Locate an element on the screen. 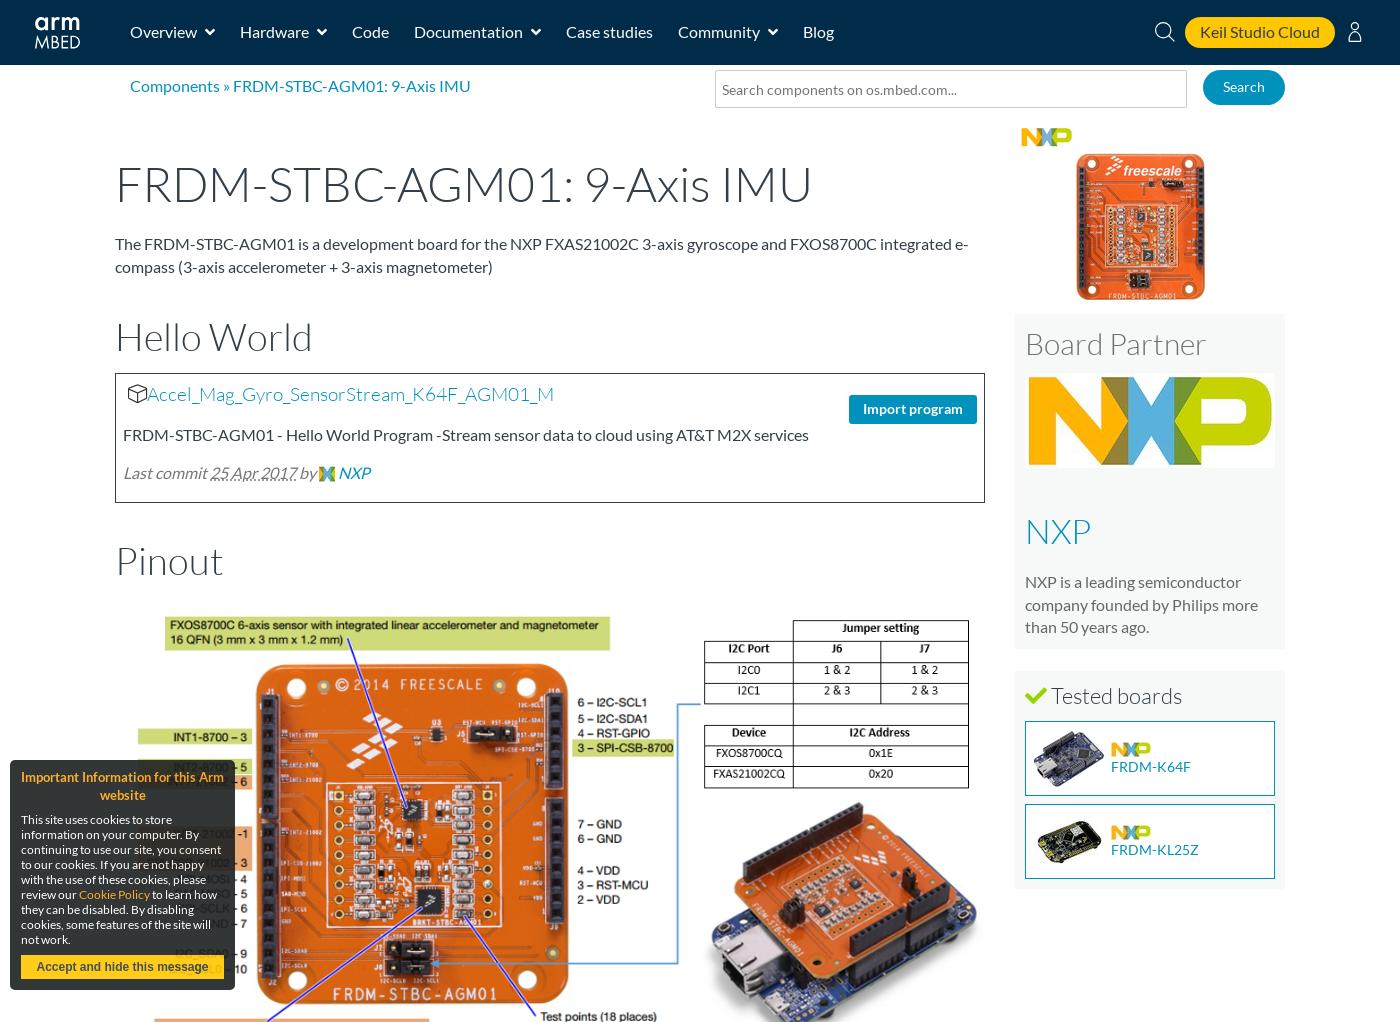  'Keil Studio Cloud' is located at coordinates (1260, 30).